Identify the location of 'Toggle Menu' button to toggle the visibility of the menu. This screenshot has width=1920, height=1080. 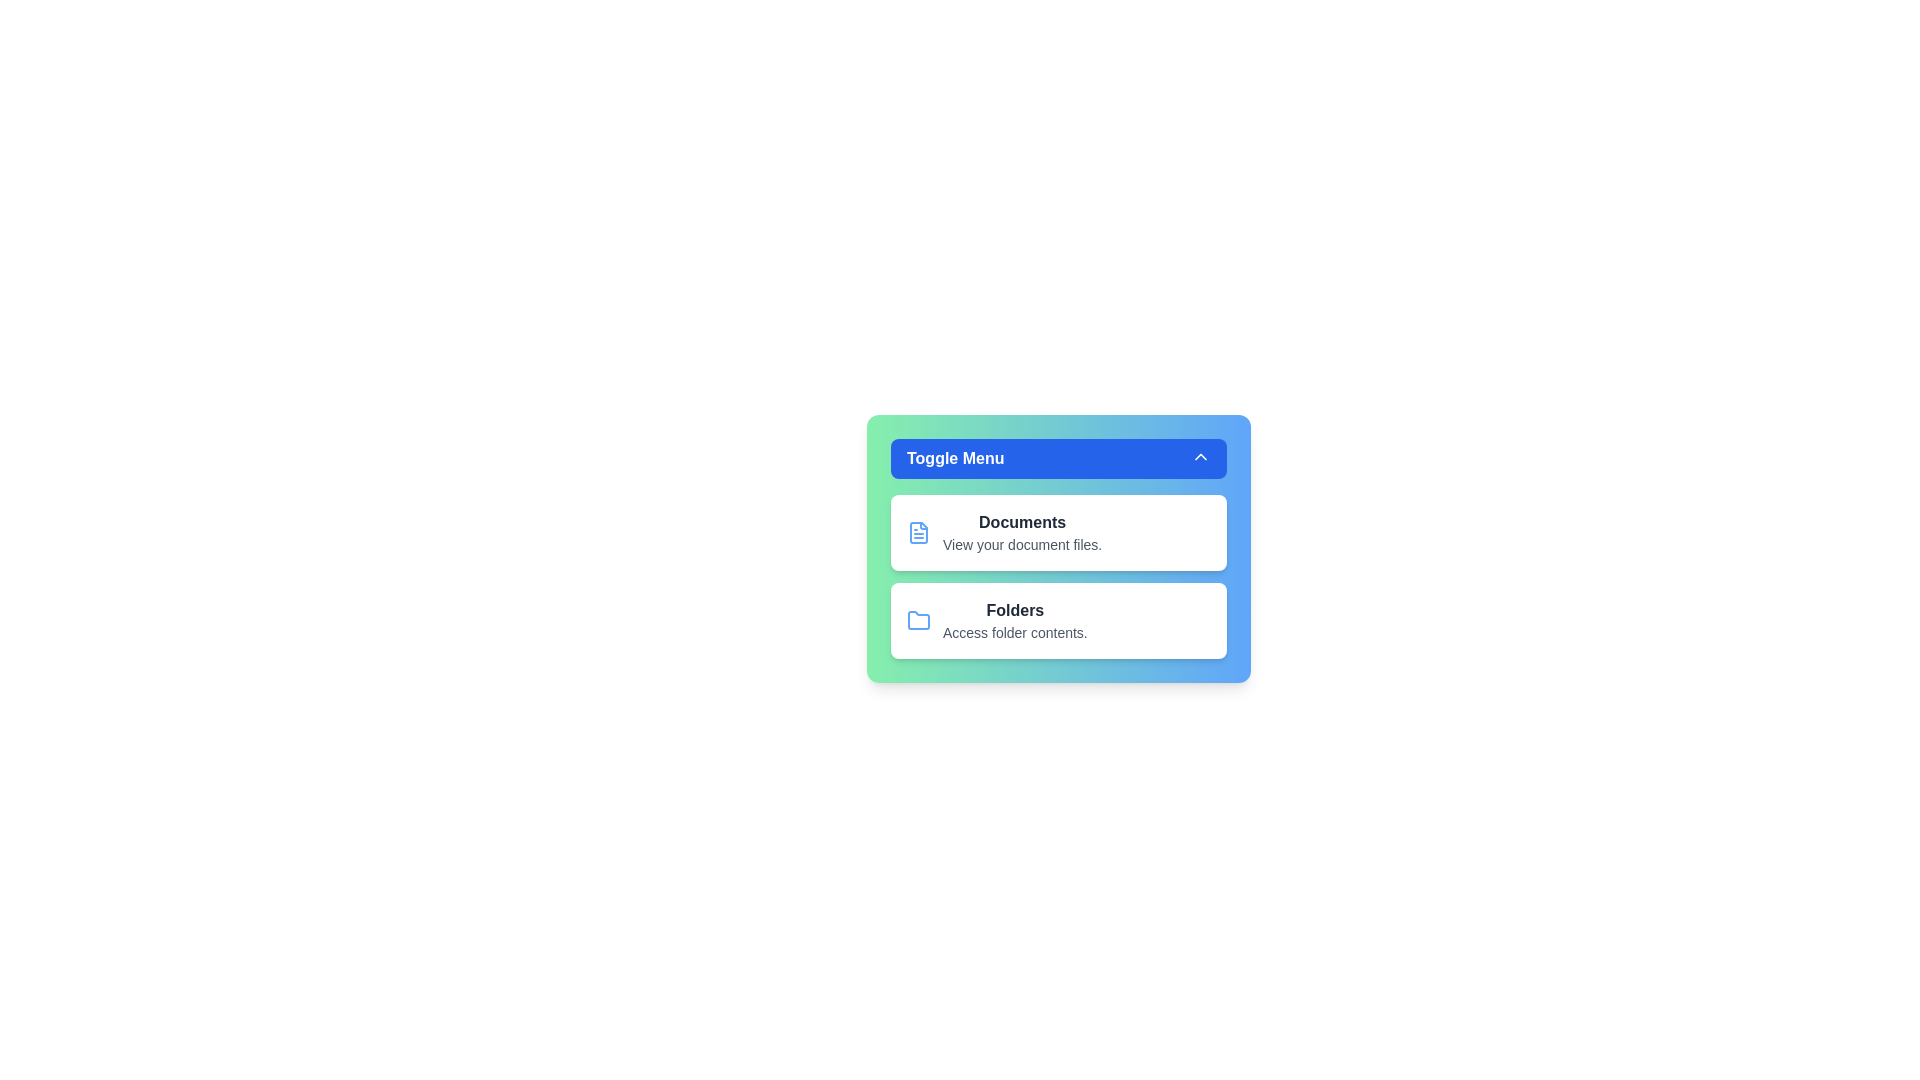
(1058, 459).